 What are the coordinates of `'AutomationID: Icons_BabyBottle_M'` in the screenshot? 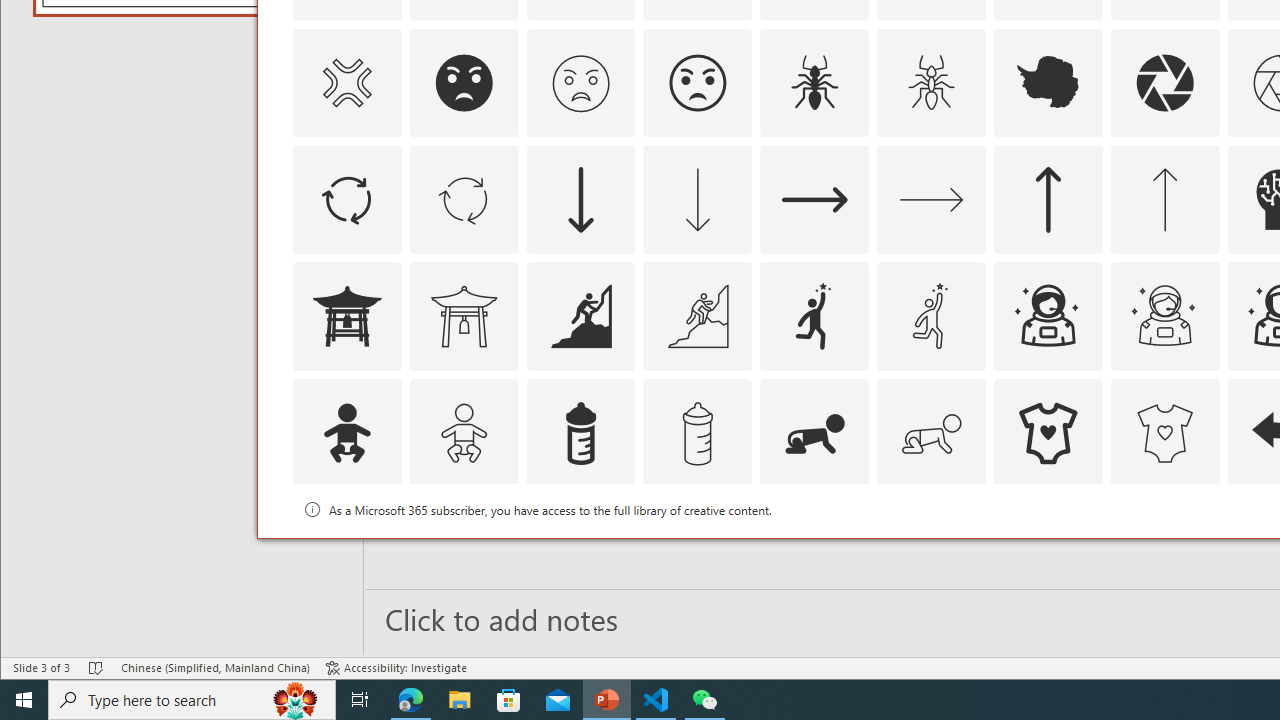 It's located at (697, 433).